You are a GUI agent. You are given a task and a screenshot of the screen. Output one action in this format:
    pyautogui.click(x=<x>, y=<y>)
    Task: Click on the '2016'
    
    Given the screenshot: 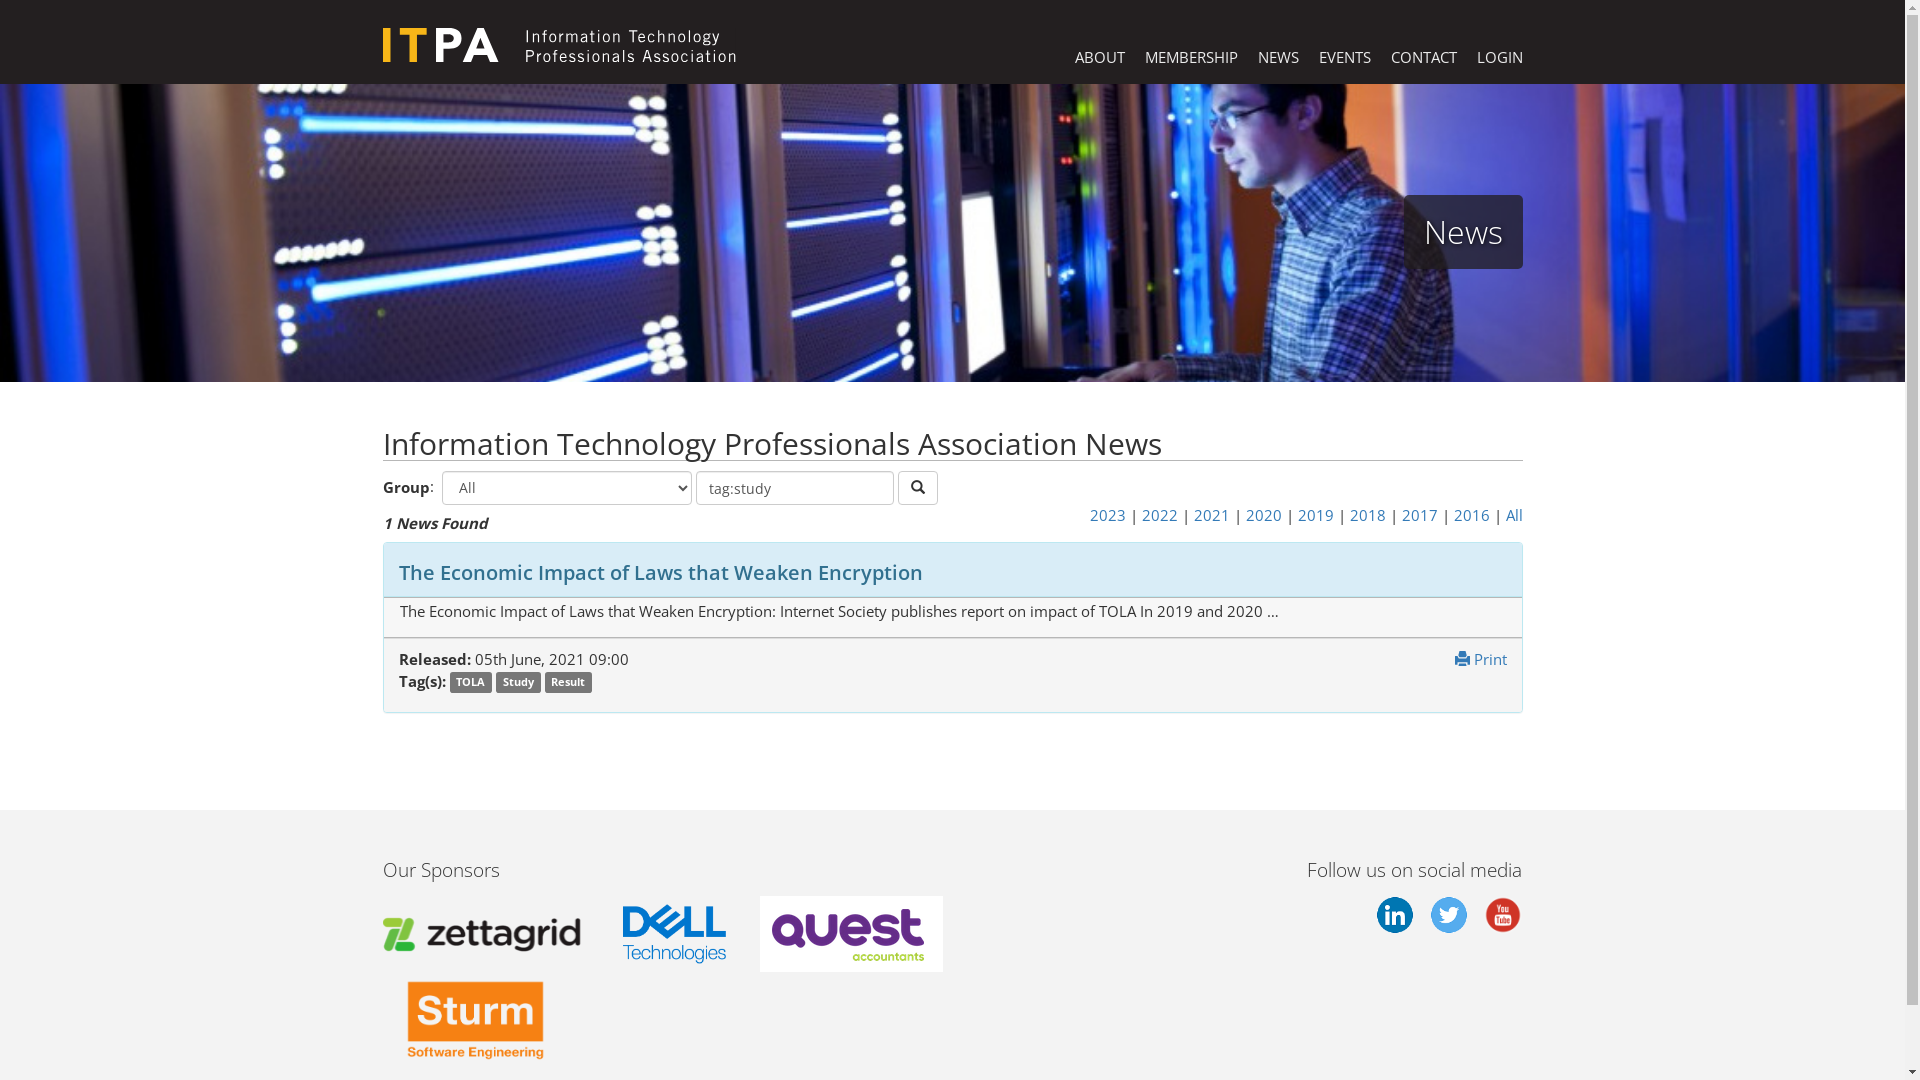 What is the action you would take?
    pyautogui.click(x=1472, y=514)
    